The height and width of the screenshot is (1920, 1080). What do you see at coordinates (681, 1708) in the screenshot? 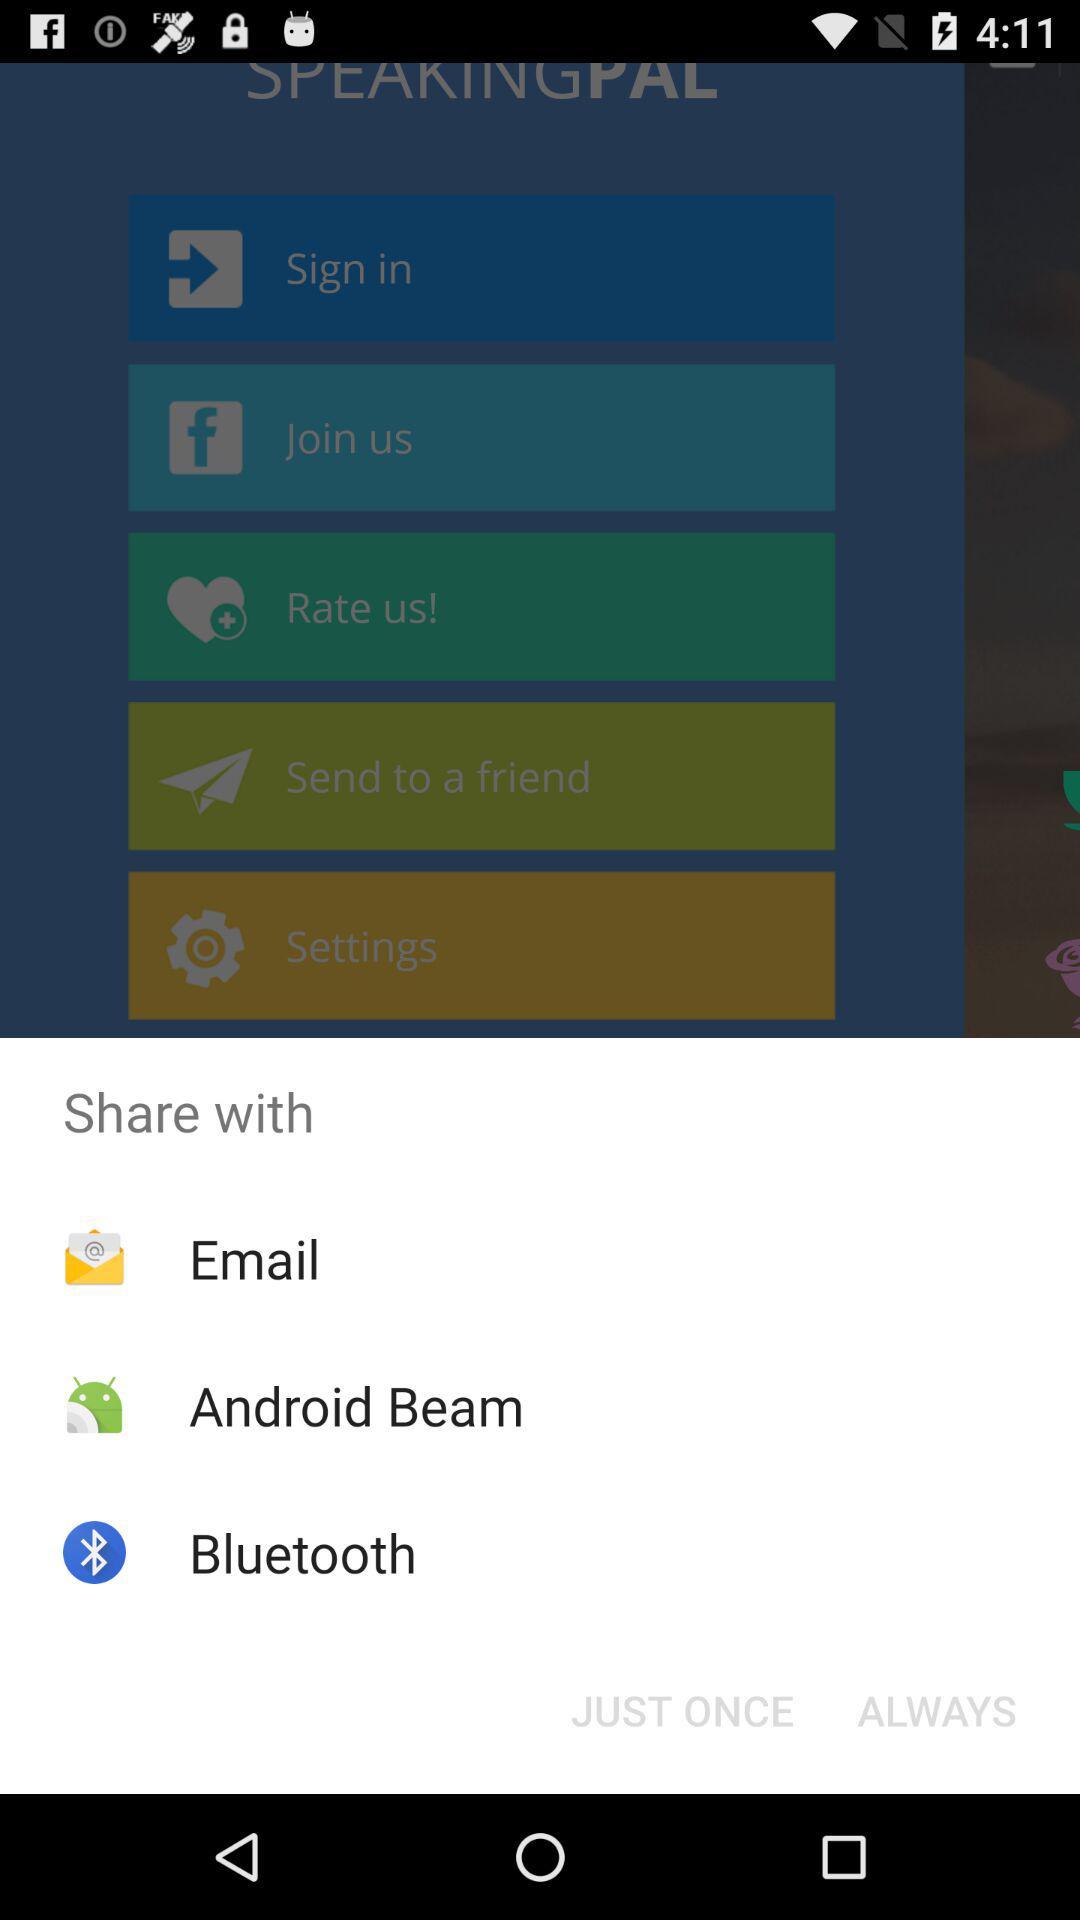
I see `the item below the share with icon` at bounding box center [681, 1708].